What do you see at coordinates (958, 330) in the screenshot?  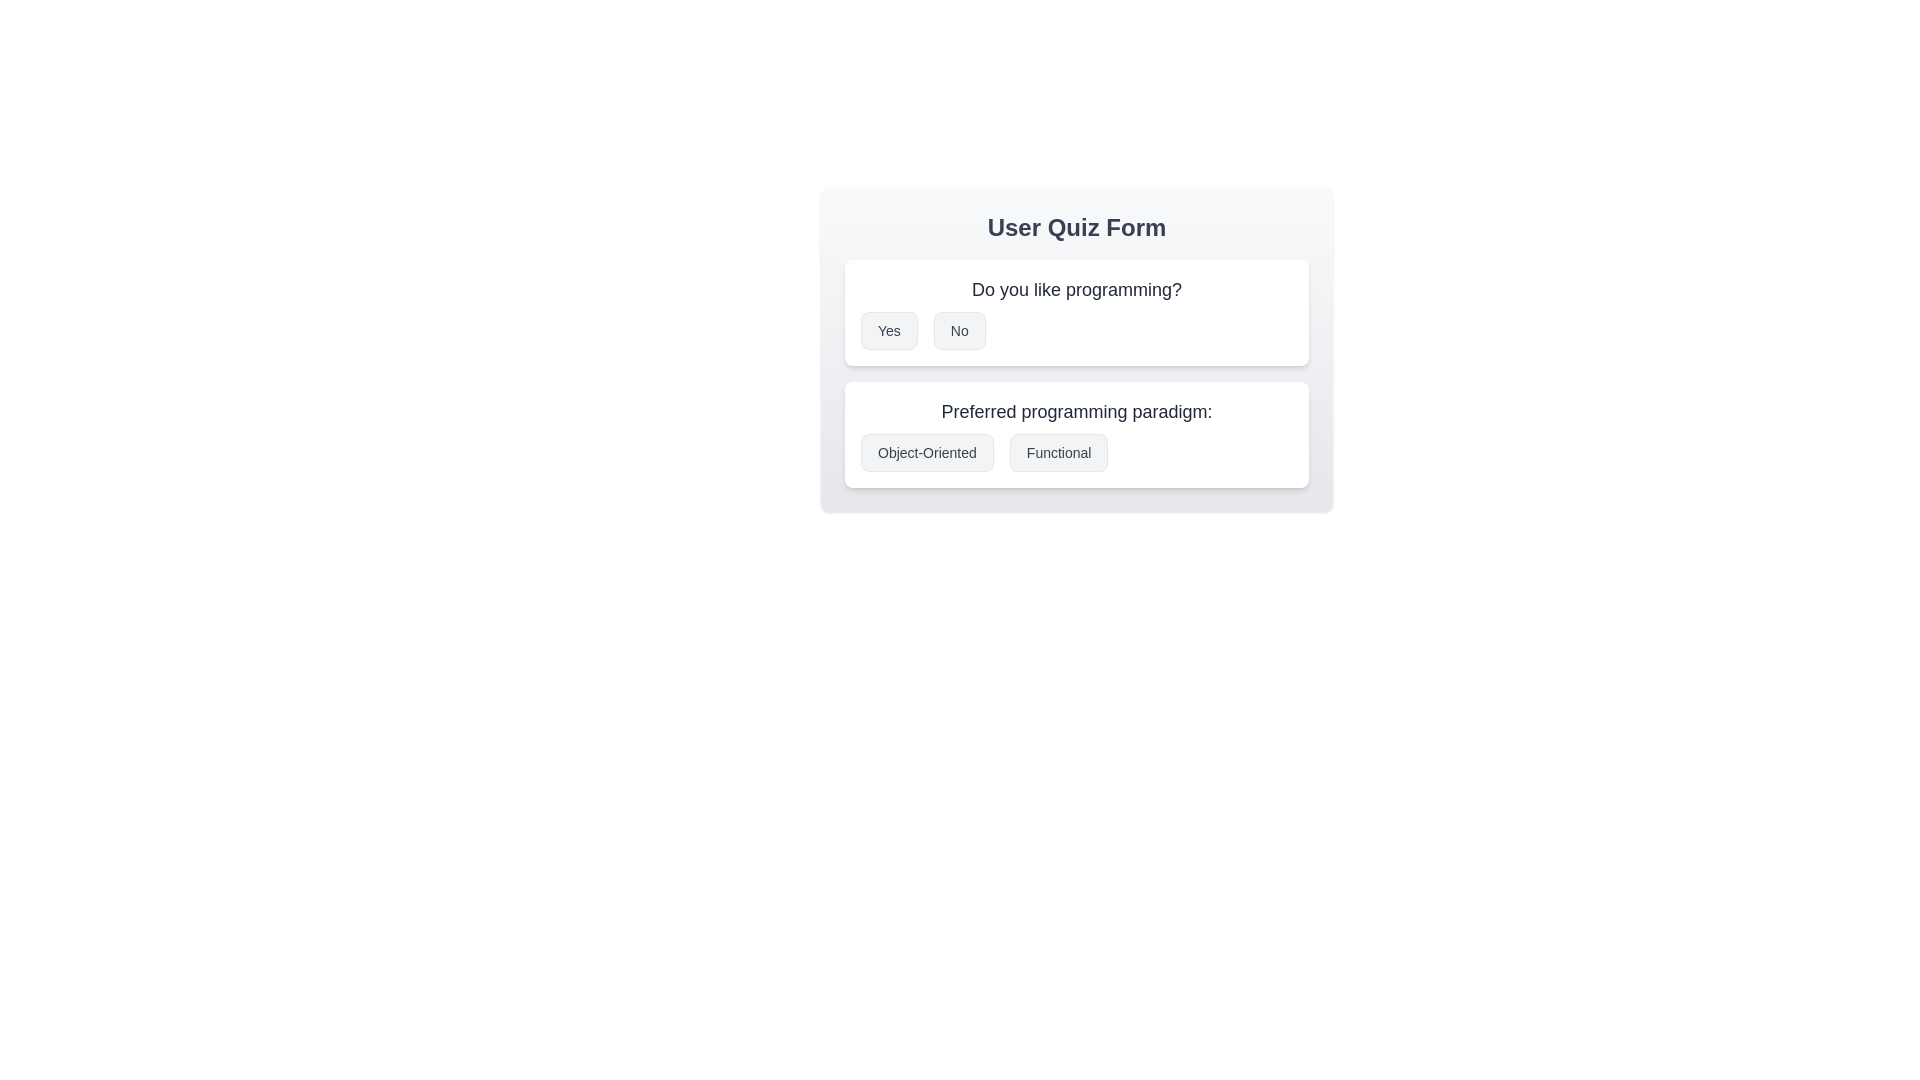 I see `the 'No' button, which is a rectangular button with rounded corners and dark gray text, located under the question 'Do you like programming?'` at bounding box center [958, 330].